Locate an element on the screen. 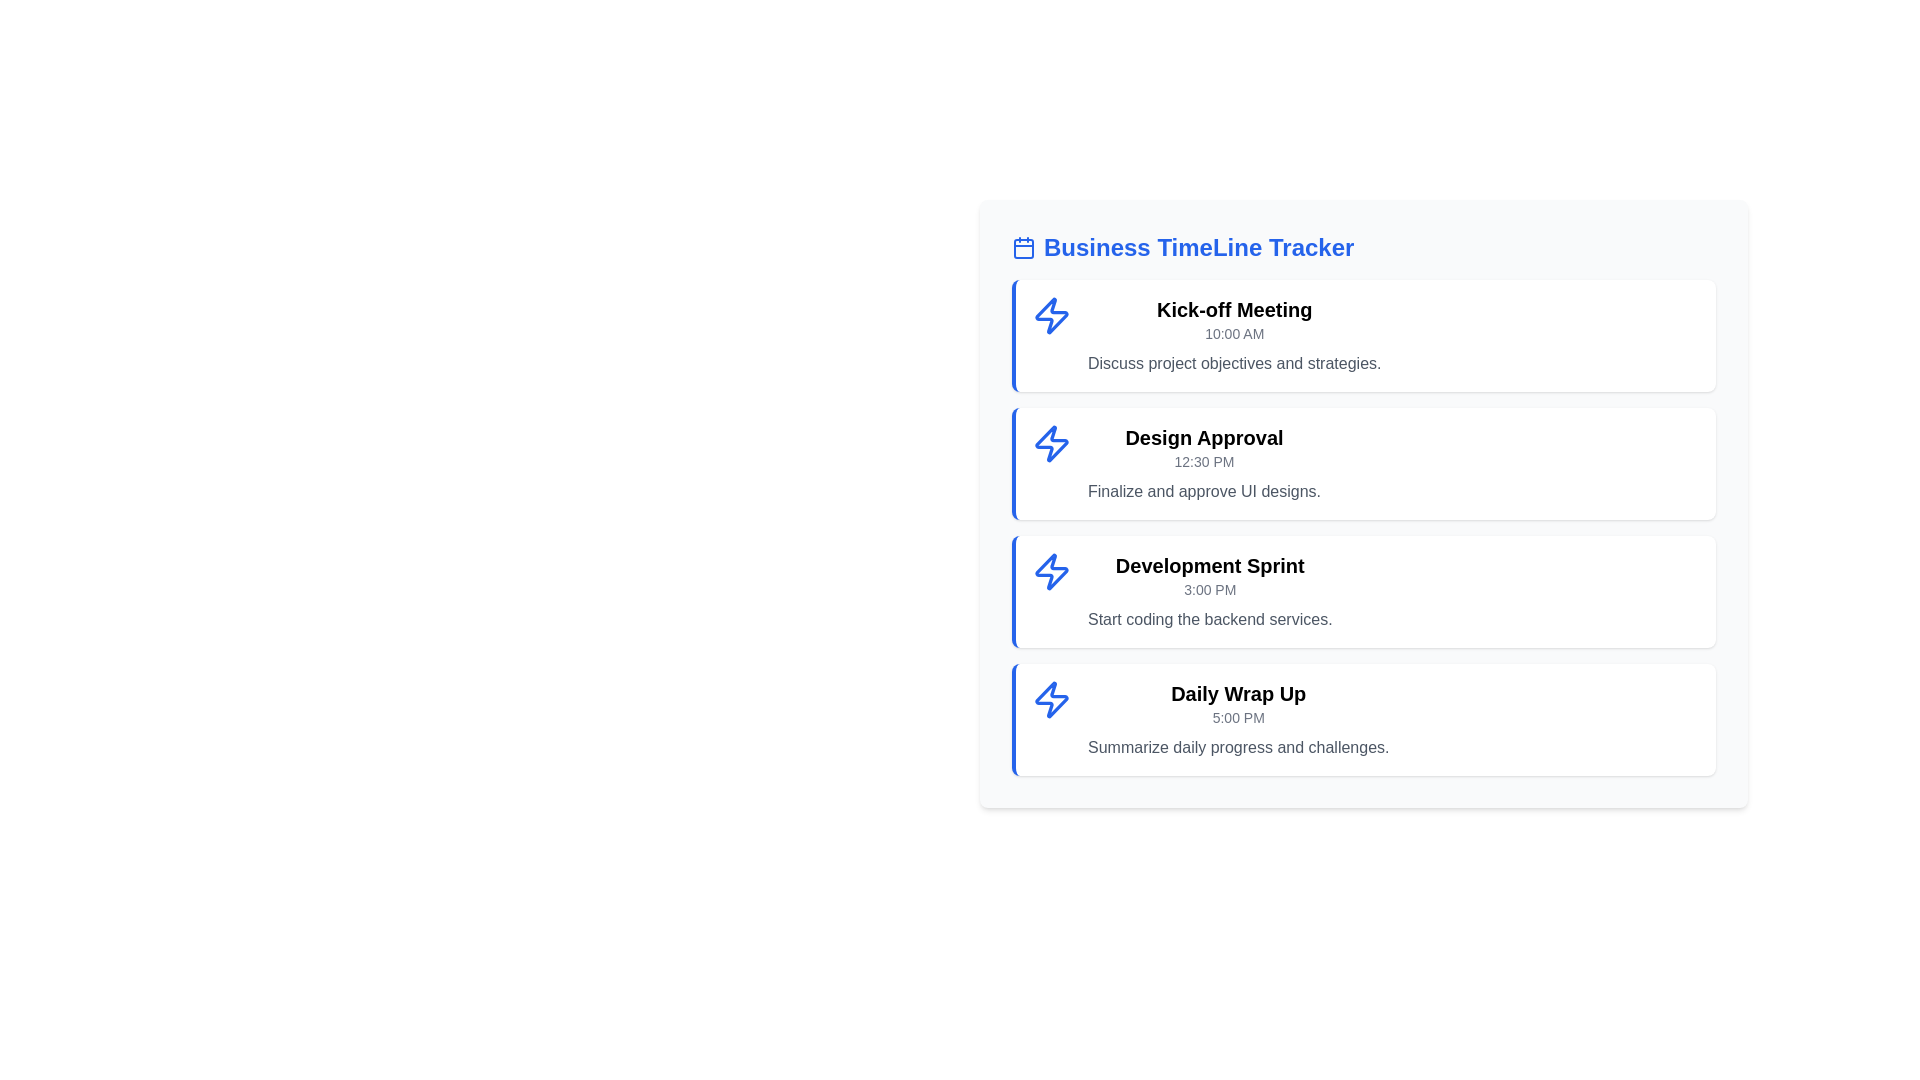 This screenshot has height=1080, width=1920. the 'Development Sprint' timeline item is located at coordinates (1209, 590).